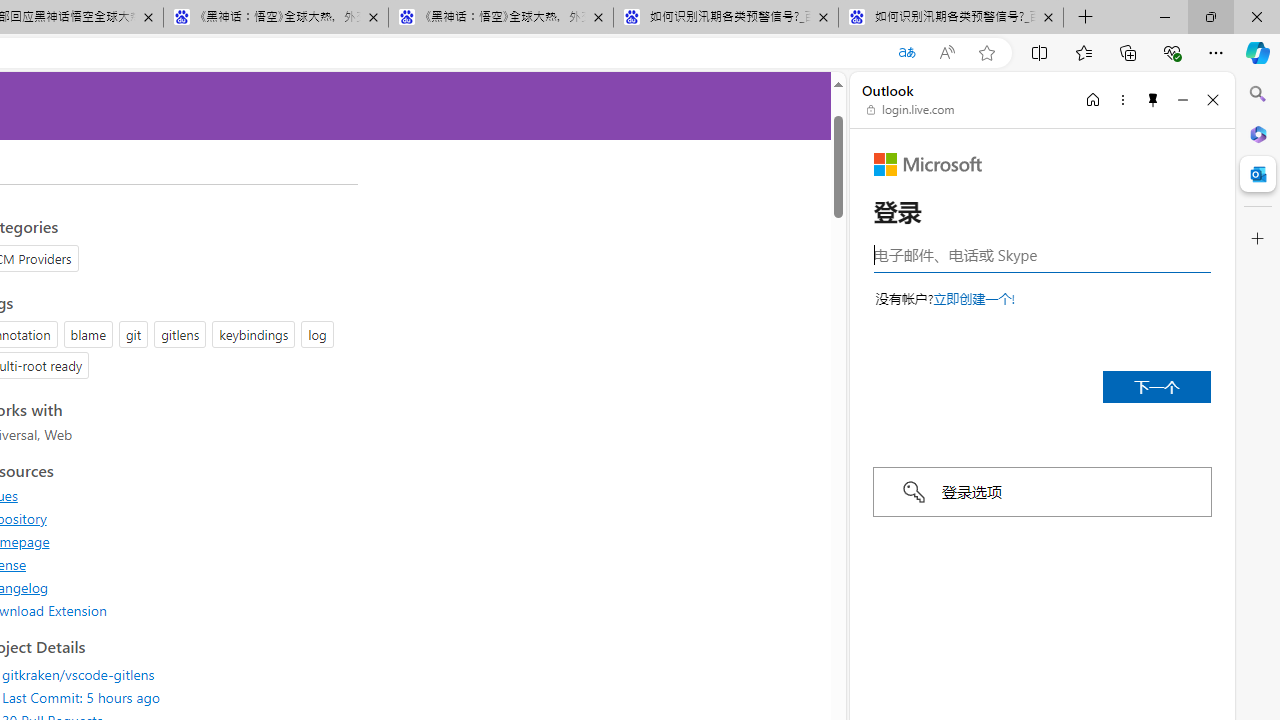  I want to click on 'Microsoft', so click(927, 163).